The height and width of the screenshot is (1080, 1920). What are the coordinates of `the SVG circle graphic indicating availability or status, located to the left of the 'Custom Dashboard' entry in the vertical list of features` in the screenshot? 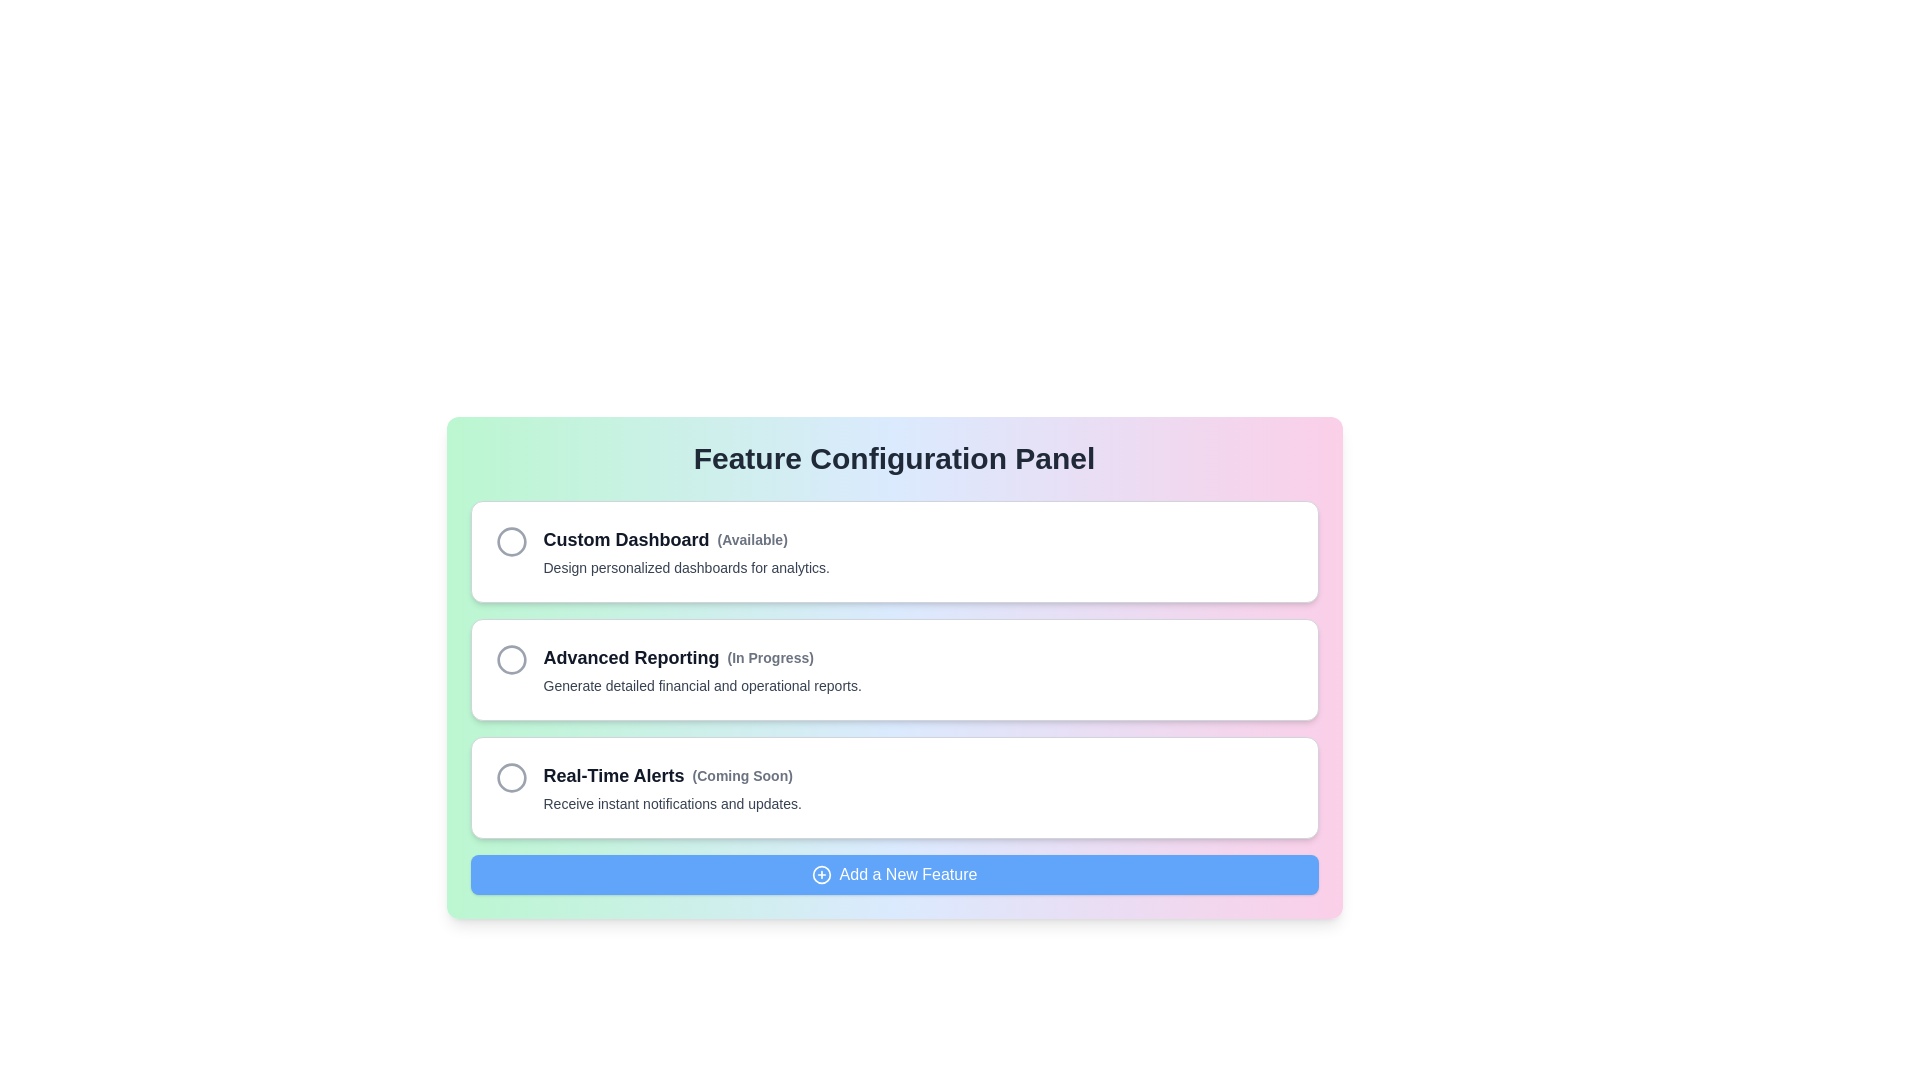 It's located at (511, 542).